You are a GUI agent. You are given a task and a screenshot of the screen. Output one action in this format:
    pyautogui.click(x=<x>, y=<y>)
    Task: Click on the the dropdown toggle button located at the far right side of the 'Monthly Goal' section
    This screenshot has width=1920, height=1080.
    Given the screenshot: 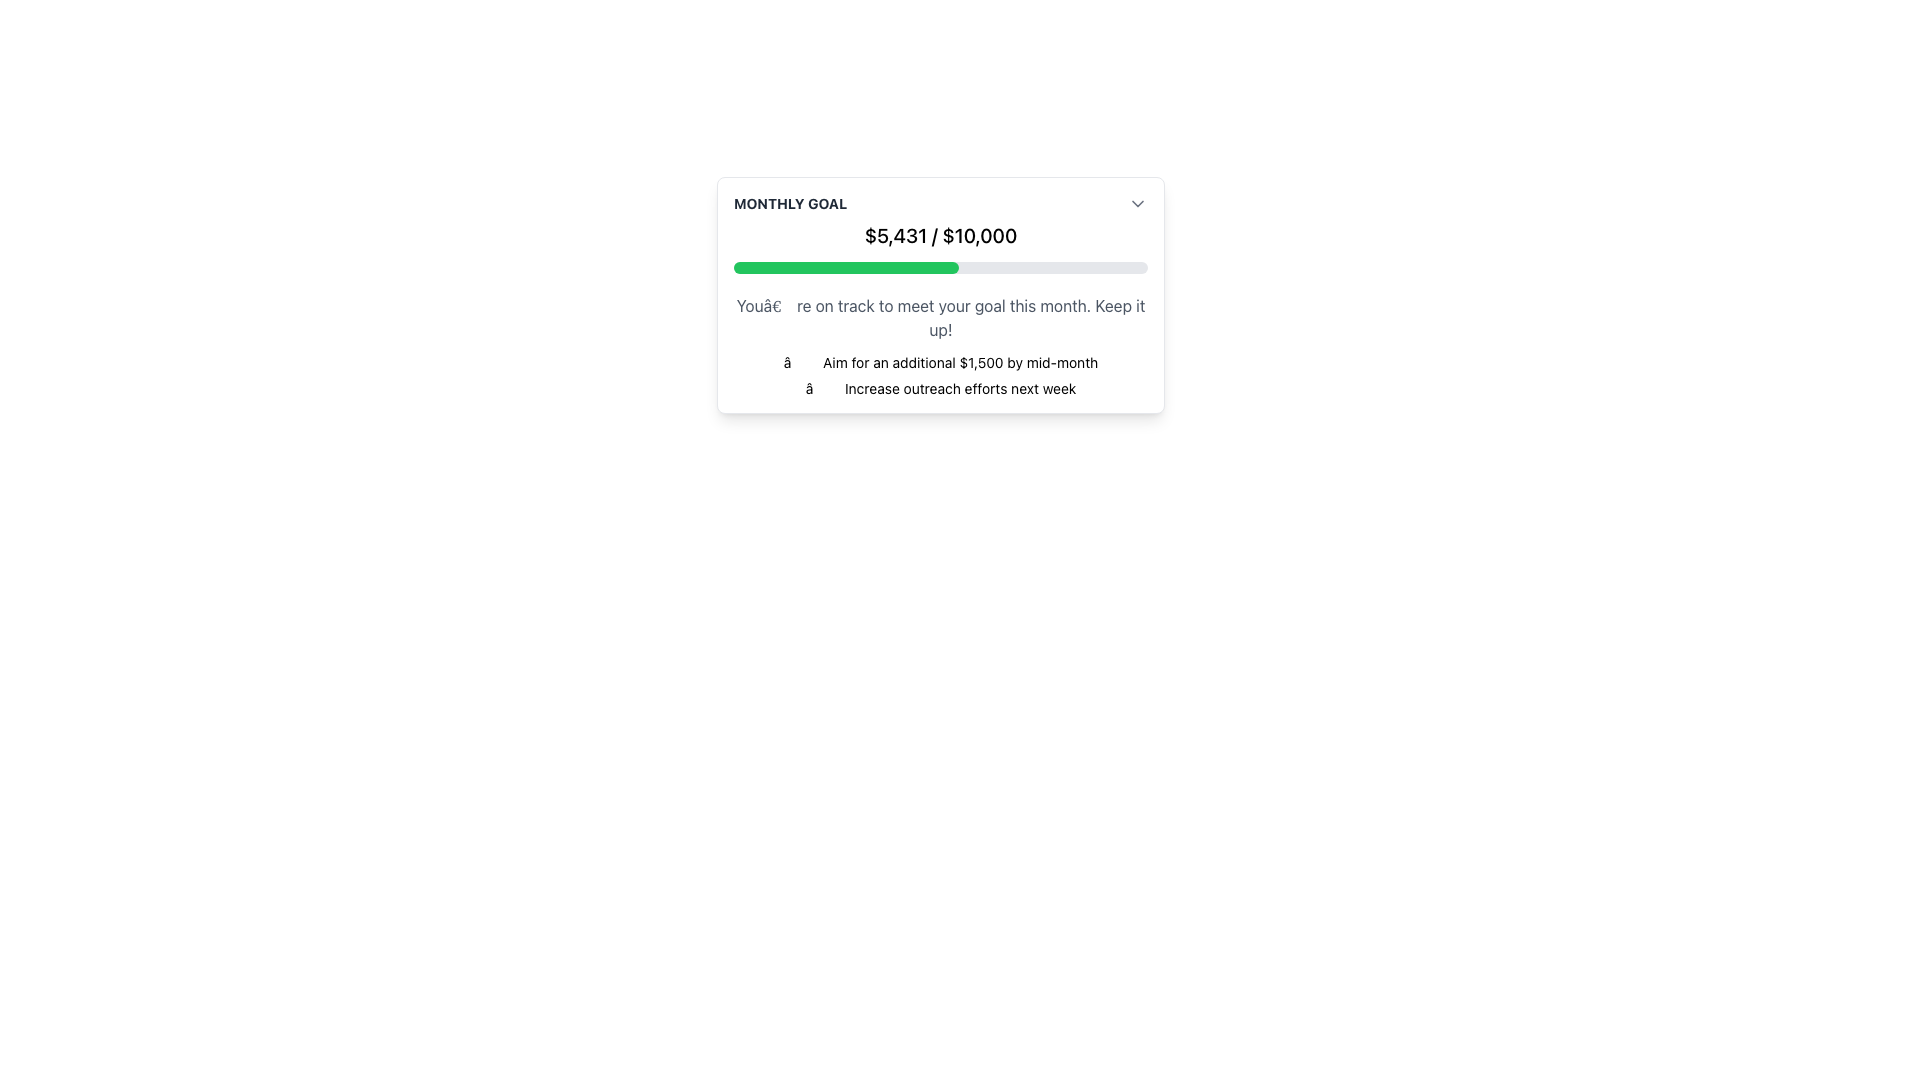 What is the action you would take?
    pyautogui.click(x=1137, y=204)
    